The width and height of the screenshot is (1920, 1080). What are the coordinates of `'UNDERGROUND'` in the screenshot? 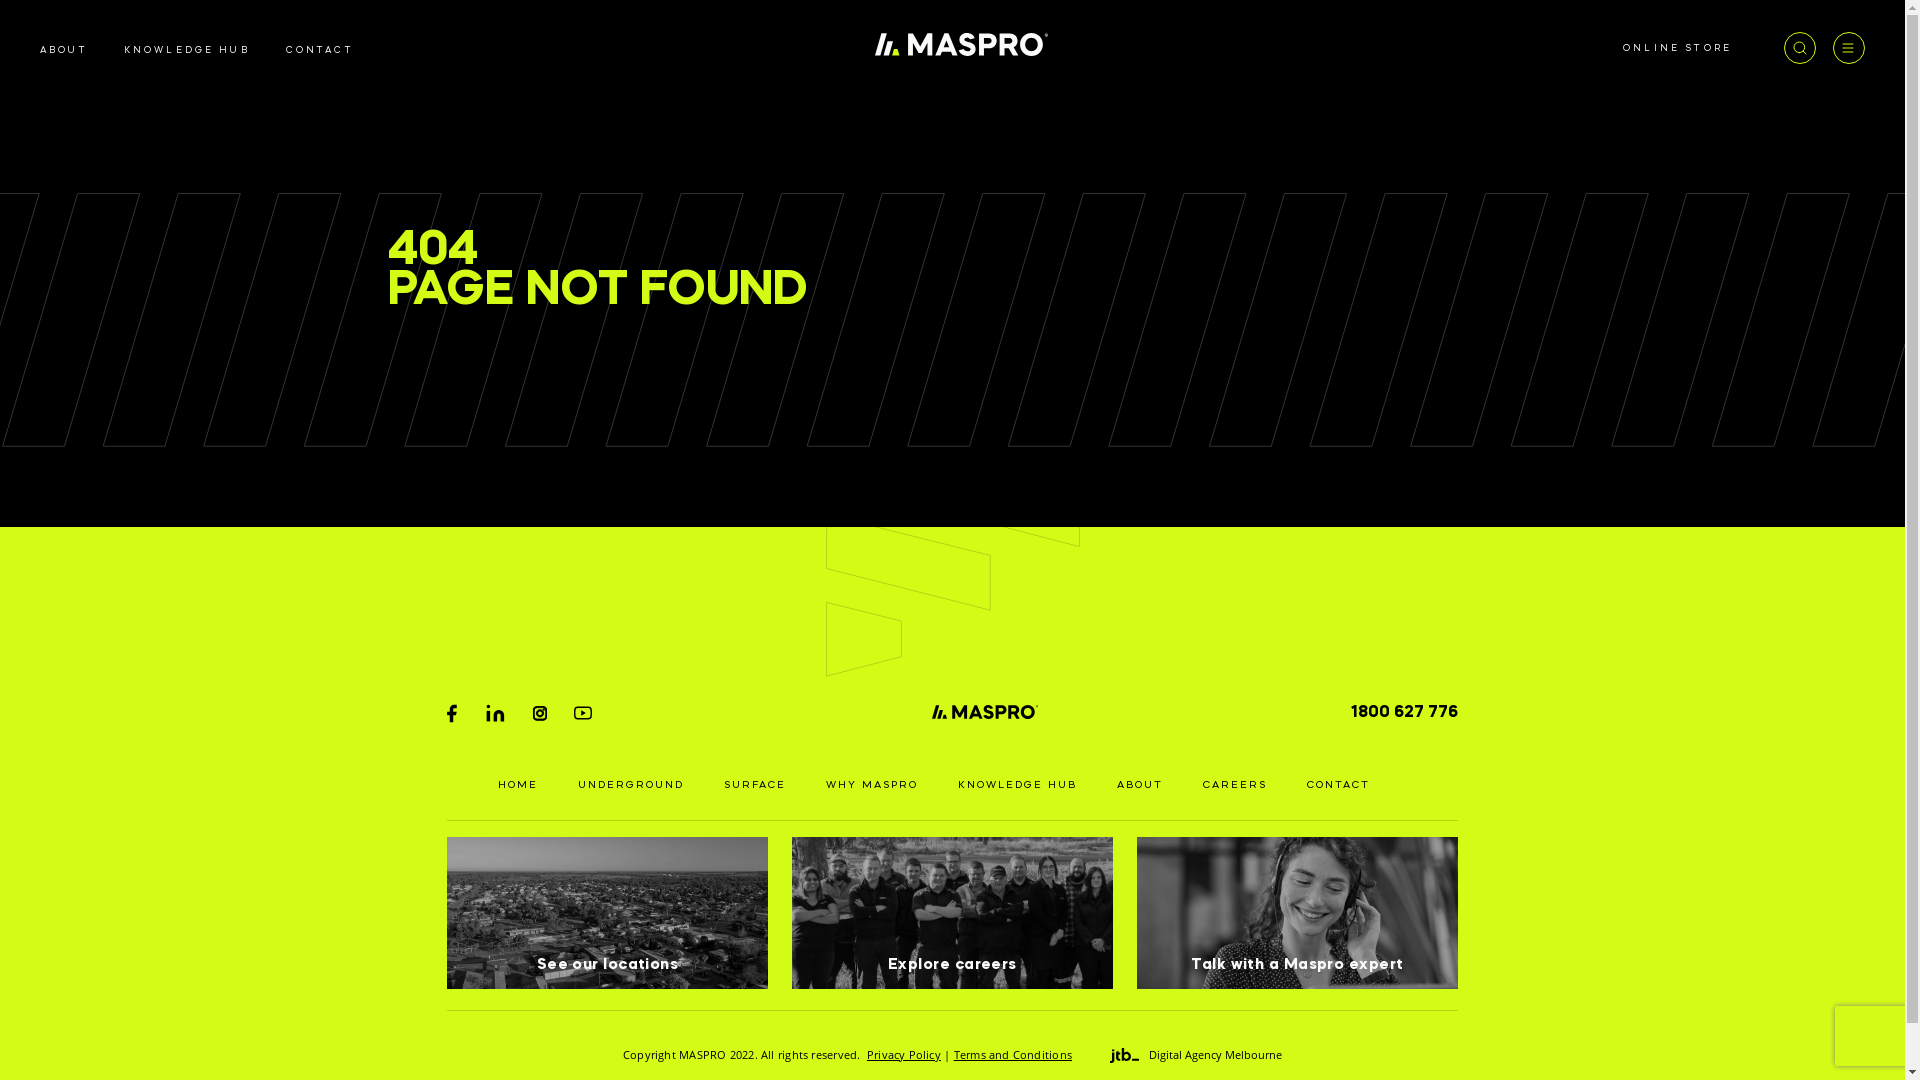 It's located at (629, 784).